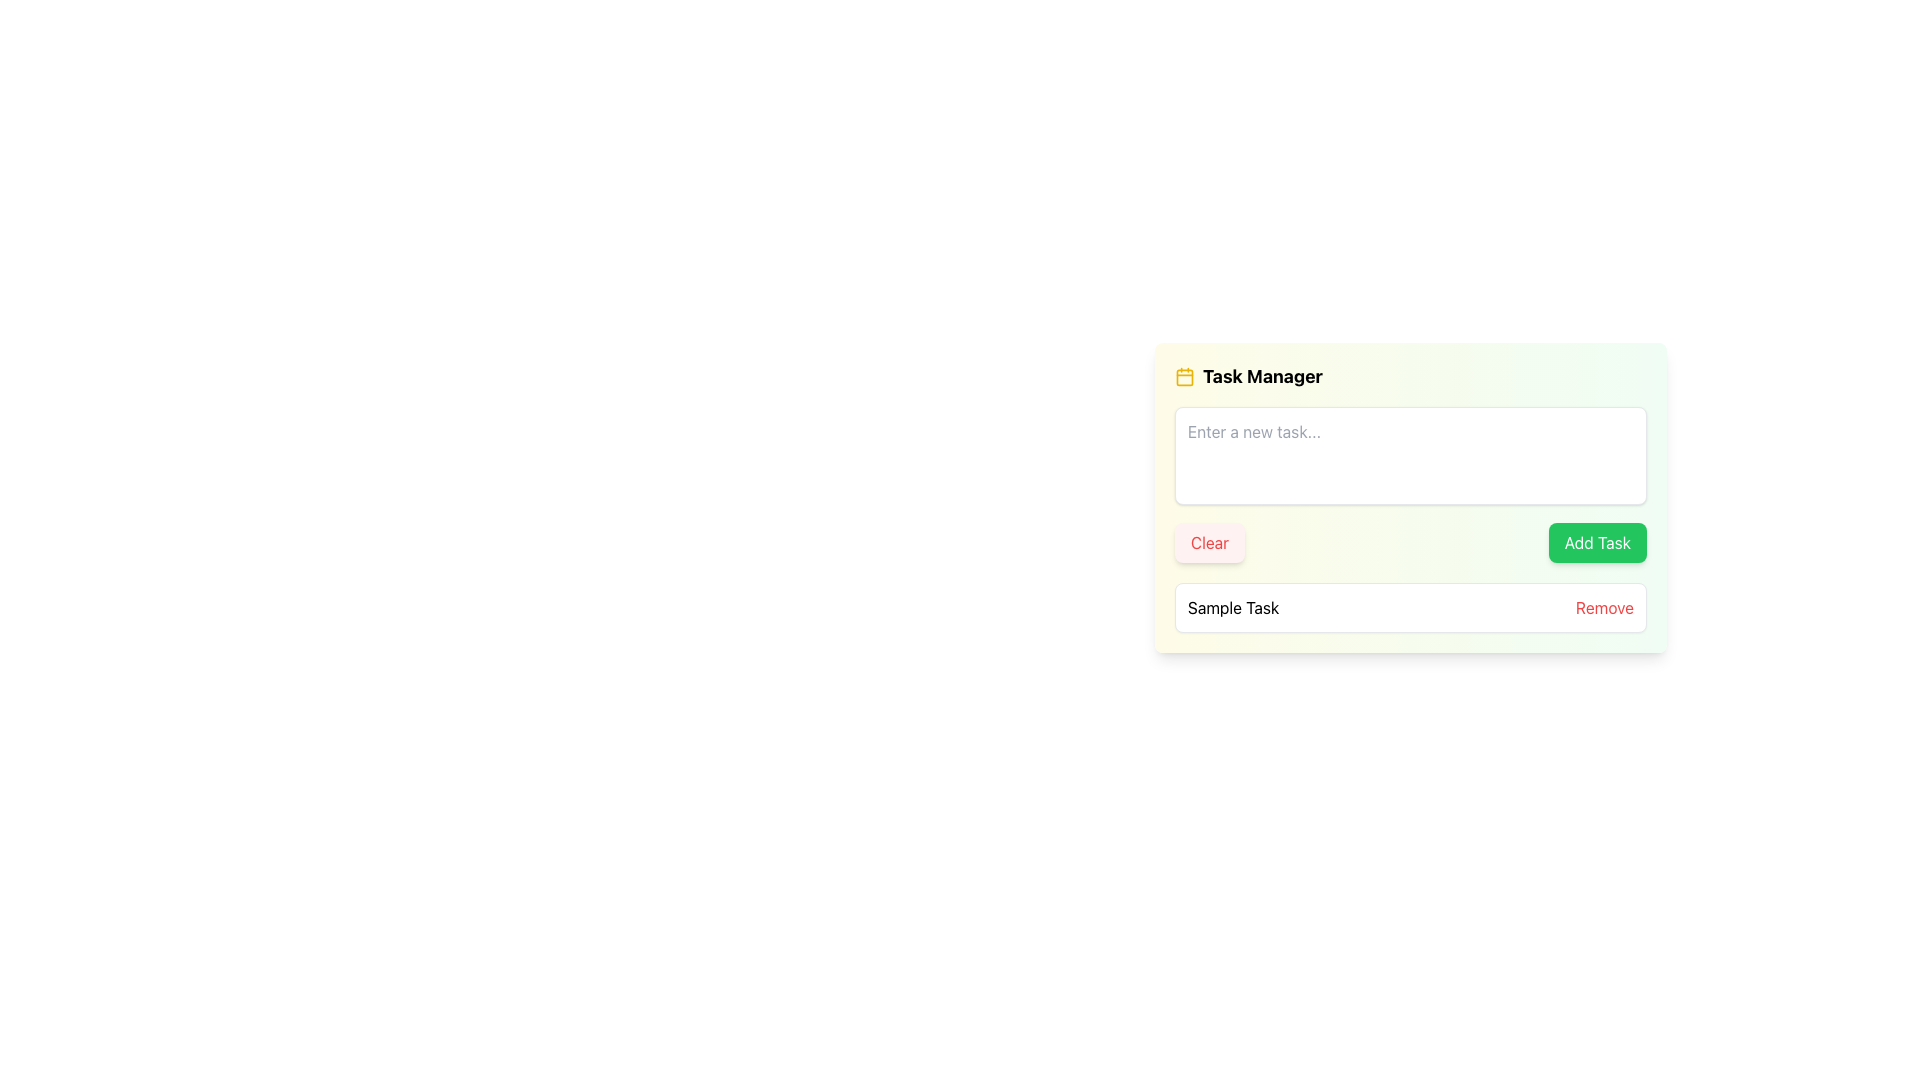  Describe the element at coordinates (1596, 543) in the screenshot. I see `the 'Add Task' button located at the bottom-right side of the 'Task Manager' interface card for keyboard interaction` at that location.